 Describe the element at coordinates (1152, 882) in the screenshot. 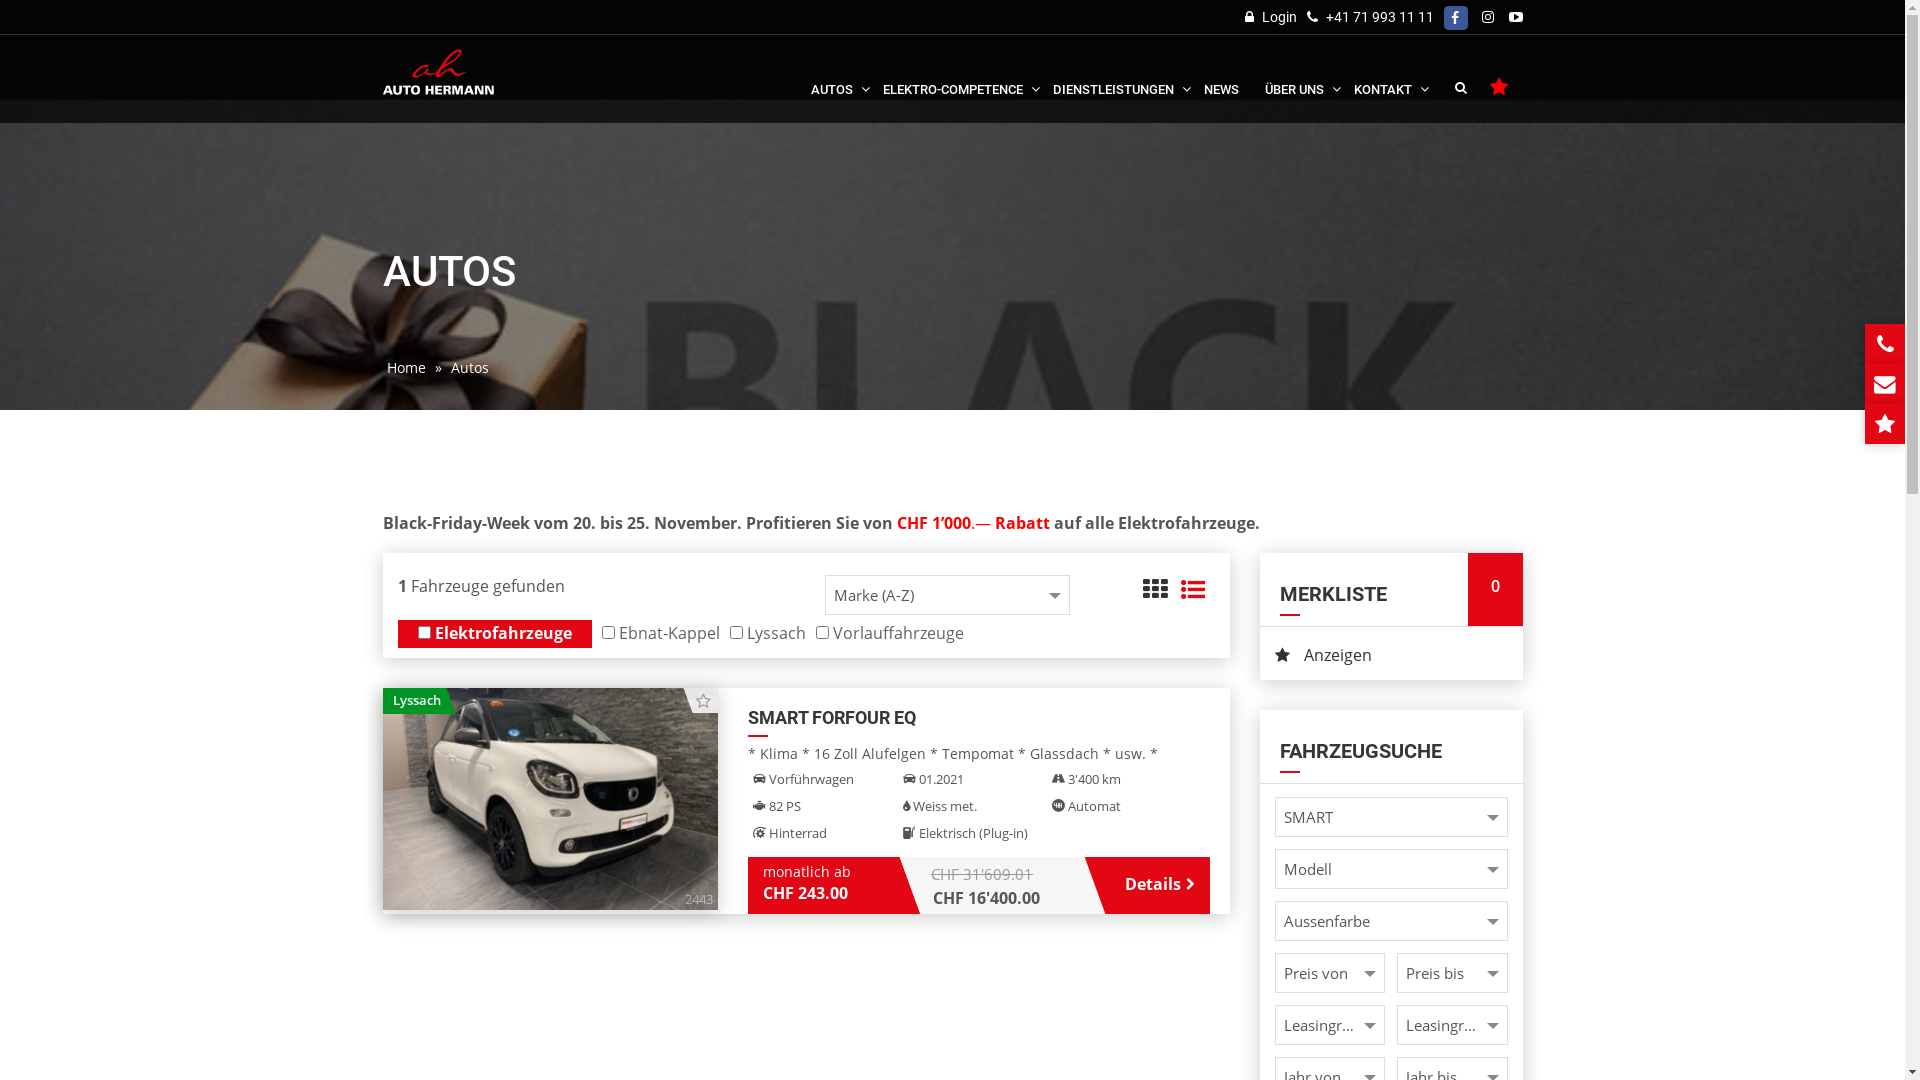

I see `'Details'` at that location.